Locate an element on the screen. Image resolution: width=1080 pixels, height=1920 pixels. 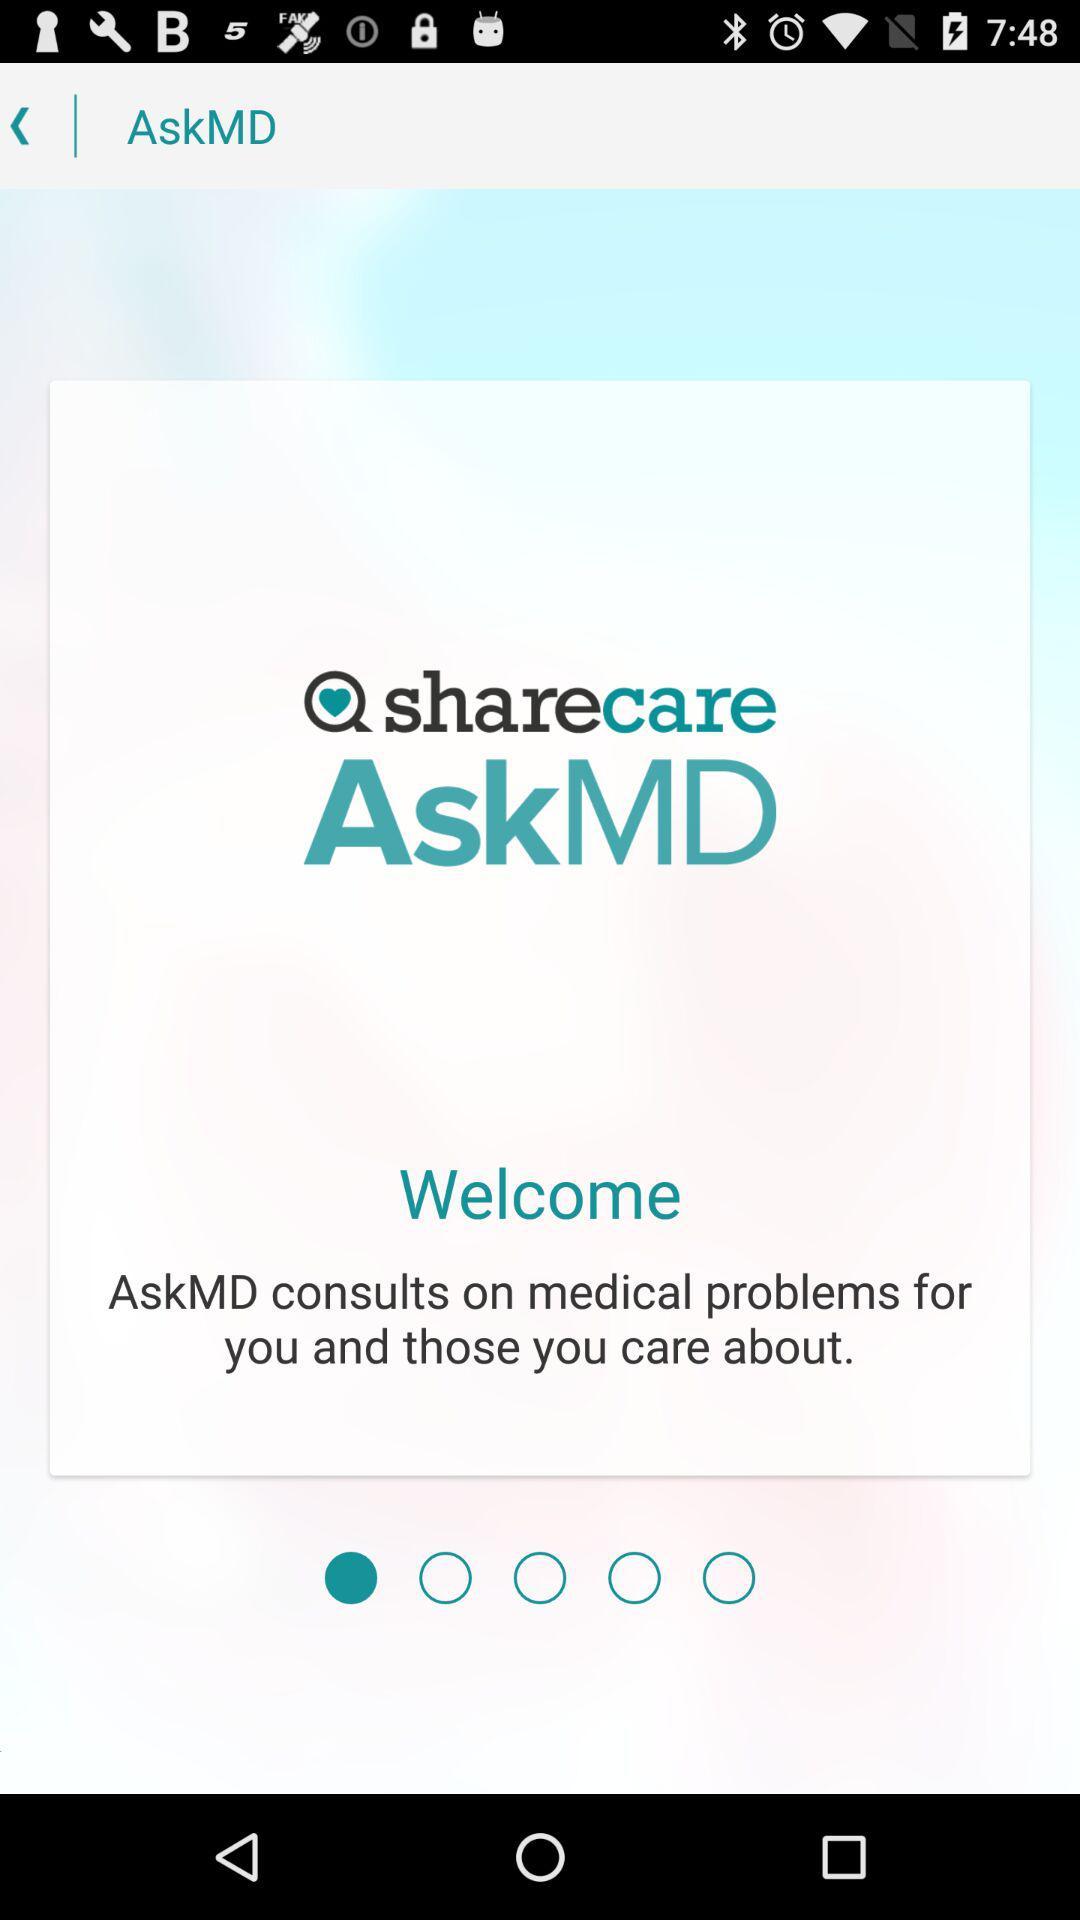
icon below the askmd consults on icon is located at coordinates (540, 1577).